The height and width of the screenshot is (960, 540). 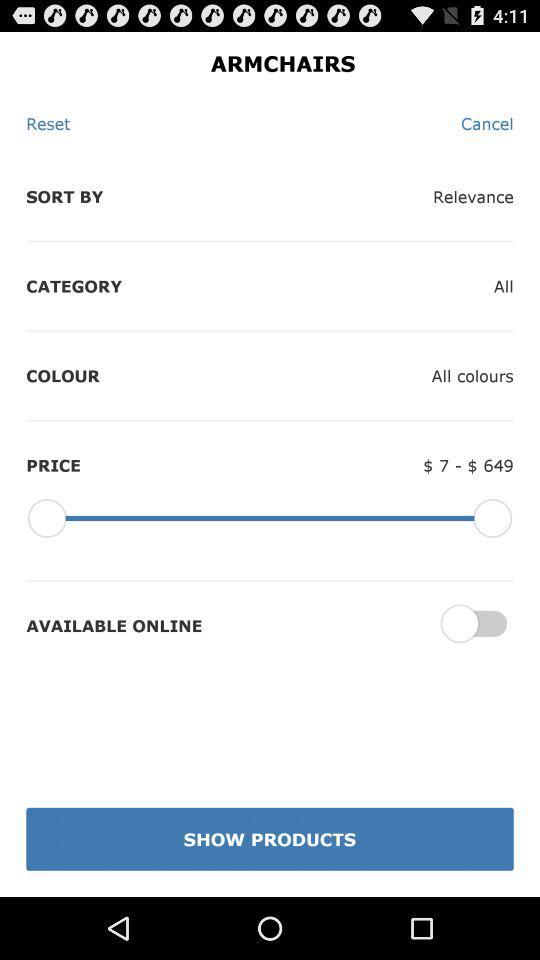 What do you see at coordinates (270, 839) in the screenshot?
I see `the icon show products` at bounding box center [270, 839].